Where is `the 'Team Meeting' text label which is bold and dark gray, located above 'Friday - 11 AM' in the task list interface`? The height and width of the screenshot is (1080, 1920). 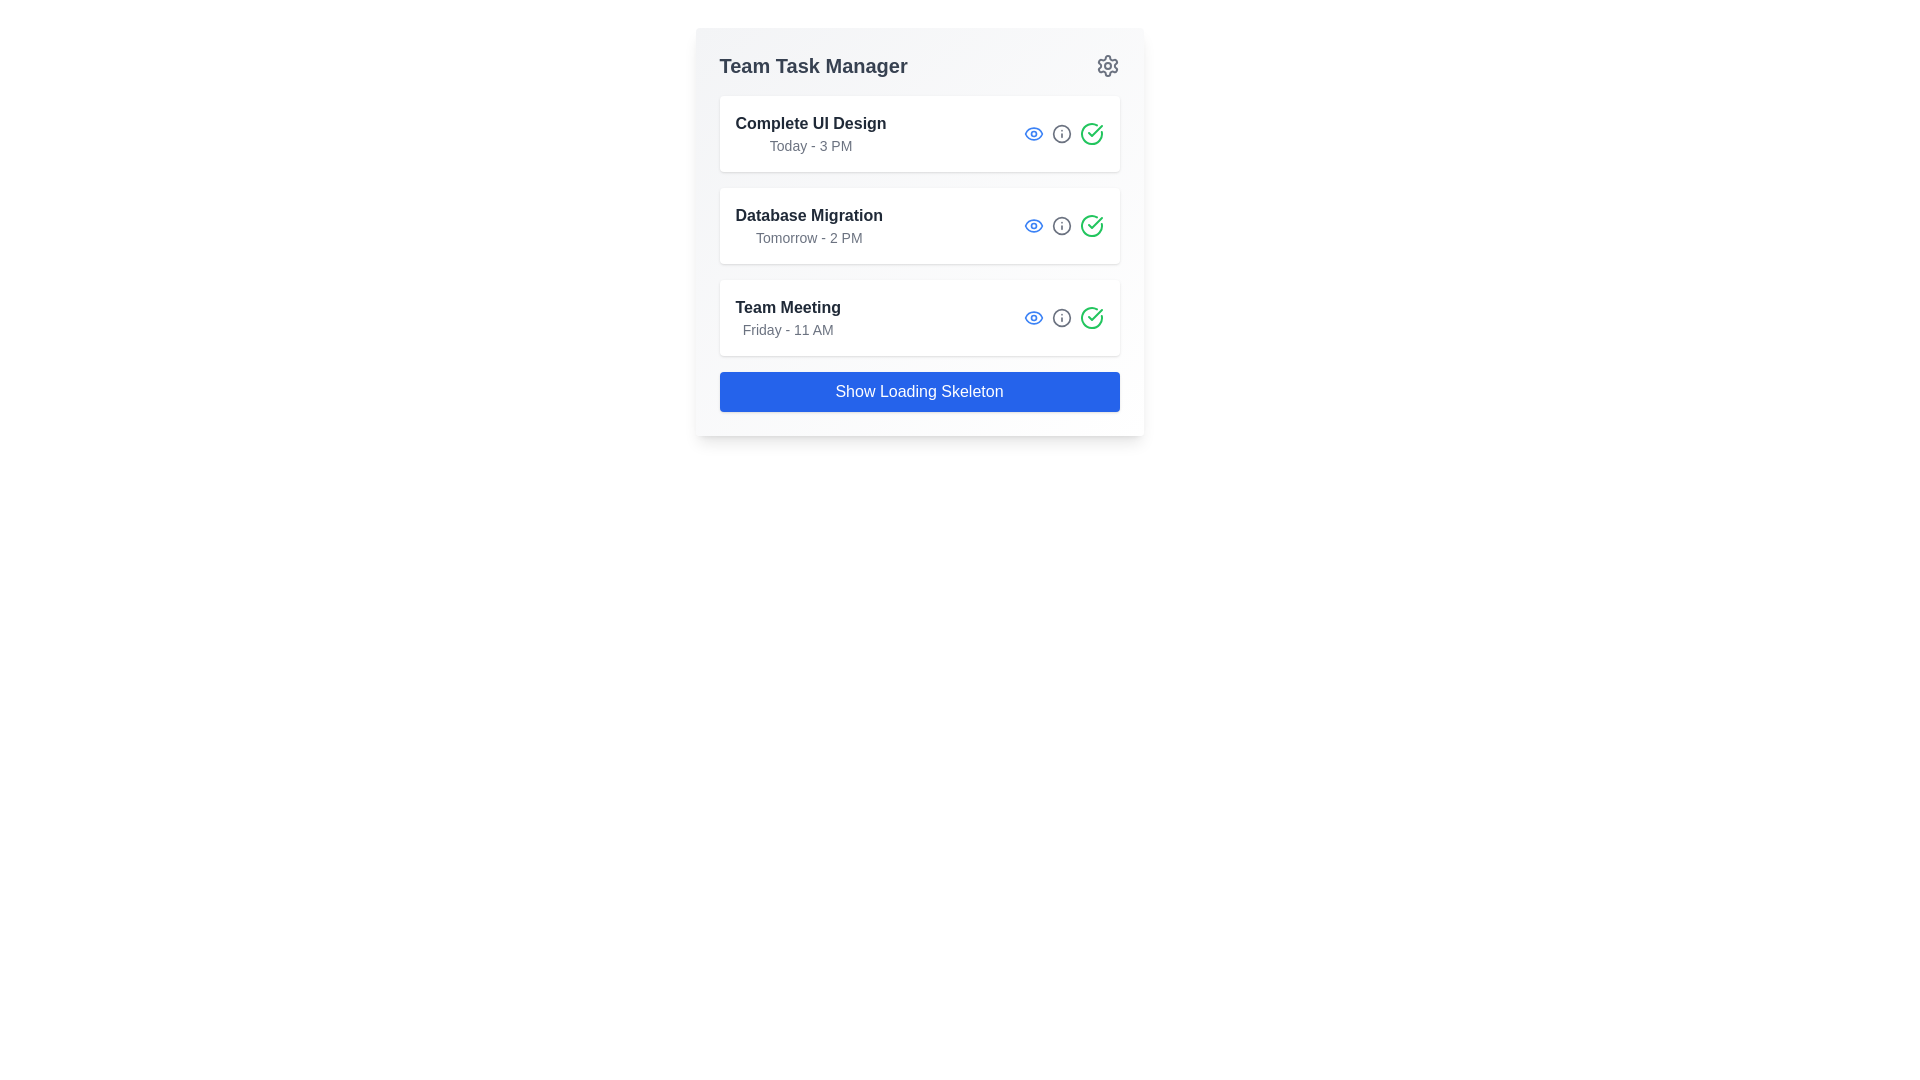 the 'Team Meeting' text label which is bold and dark gray, located above 'Friday - 11 AM' in the task list interface is located at coordinates (787, 308).